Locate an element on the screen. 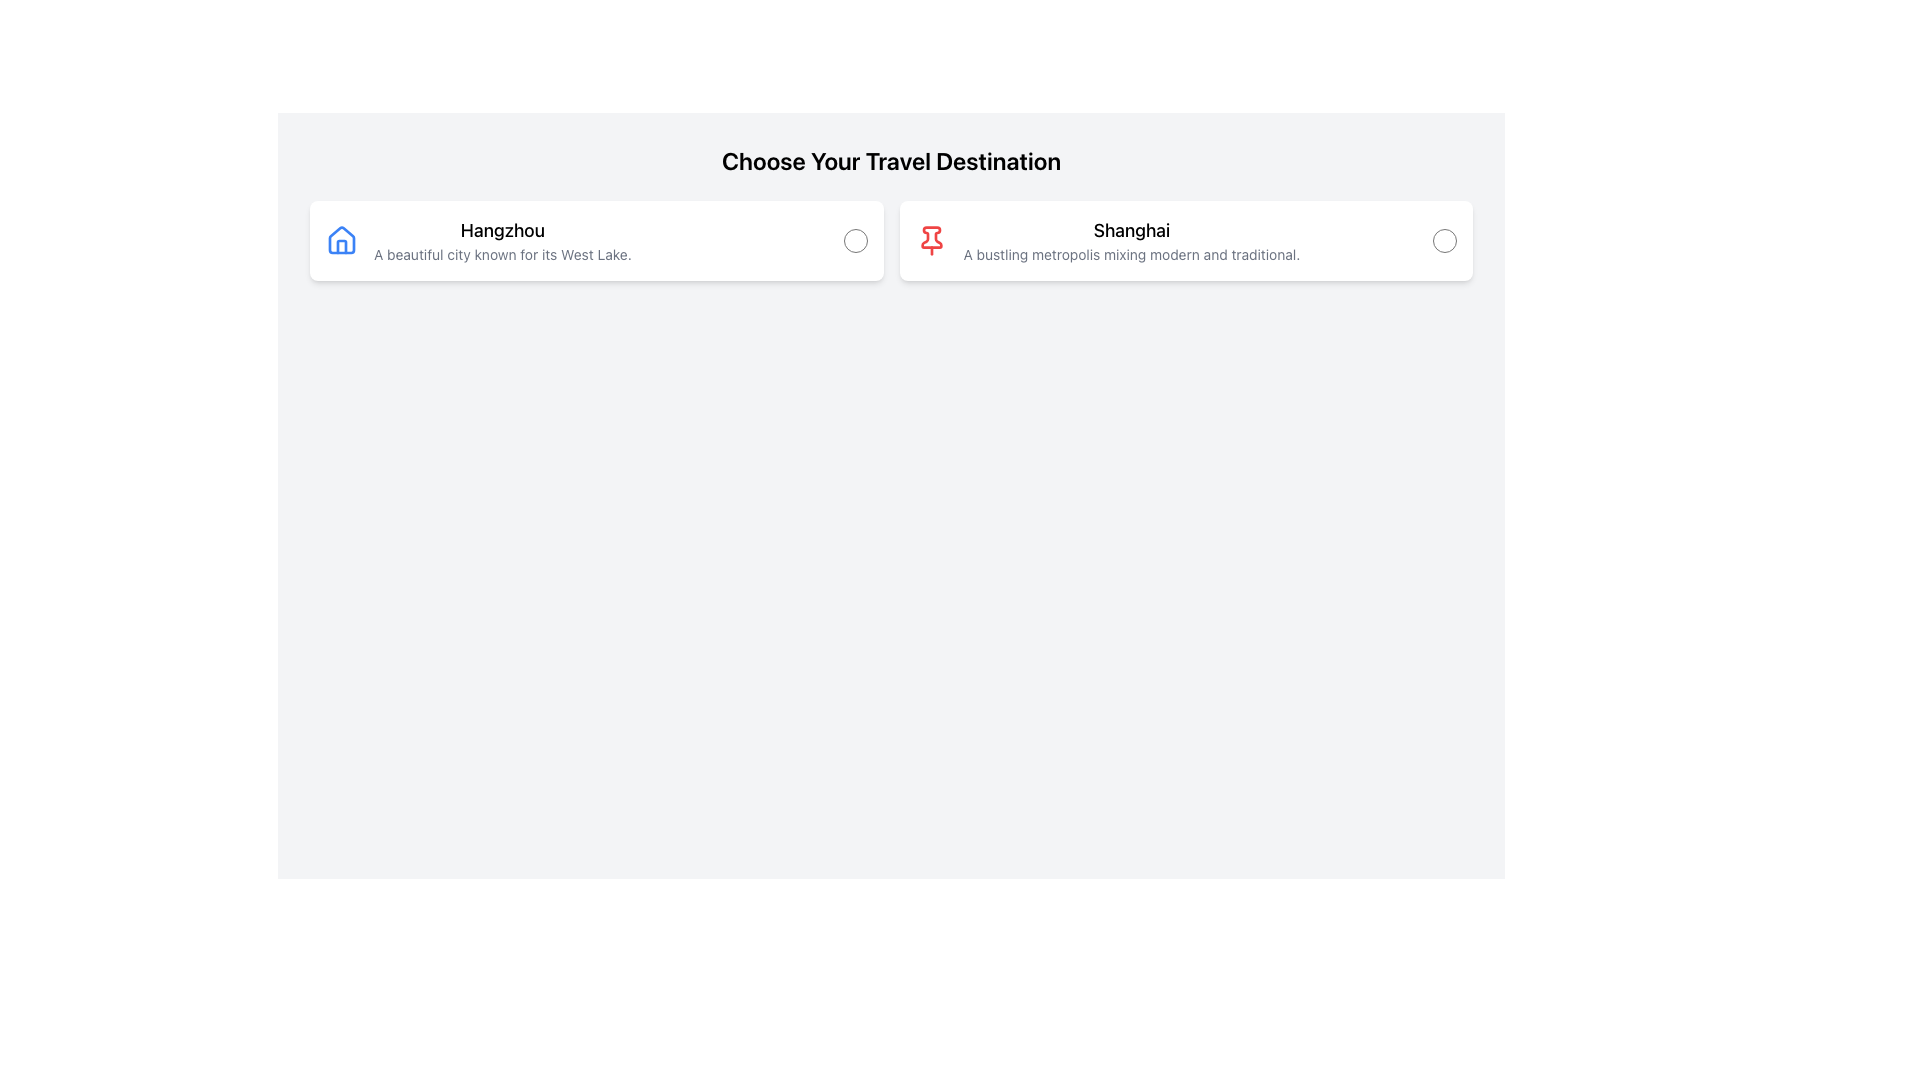  the house icon located at the top-left of the card representing 'Hangzhou', which visually symbolizes the place and aligns with the title and description is located at coordinates (341, 239).